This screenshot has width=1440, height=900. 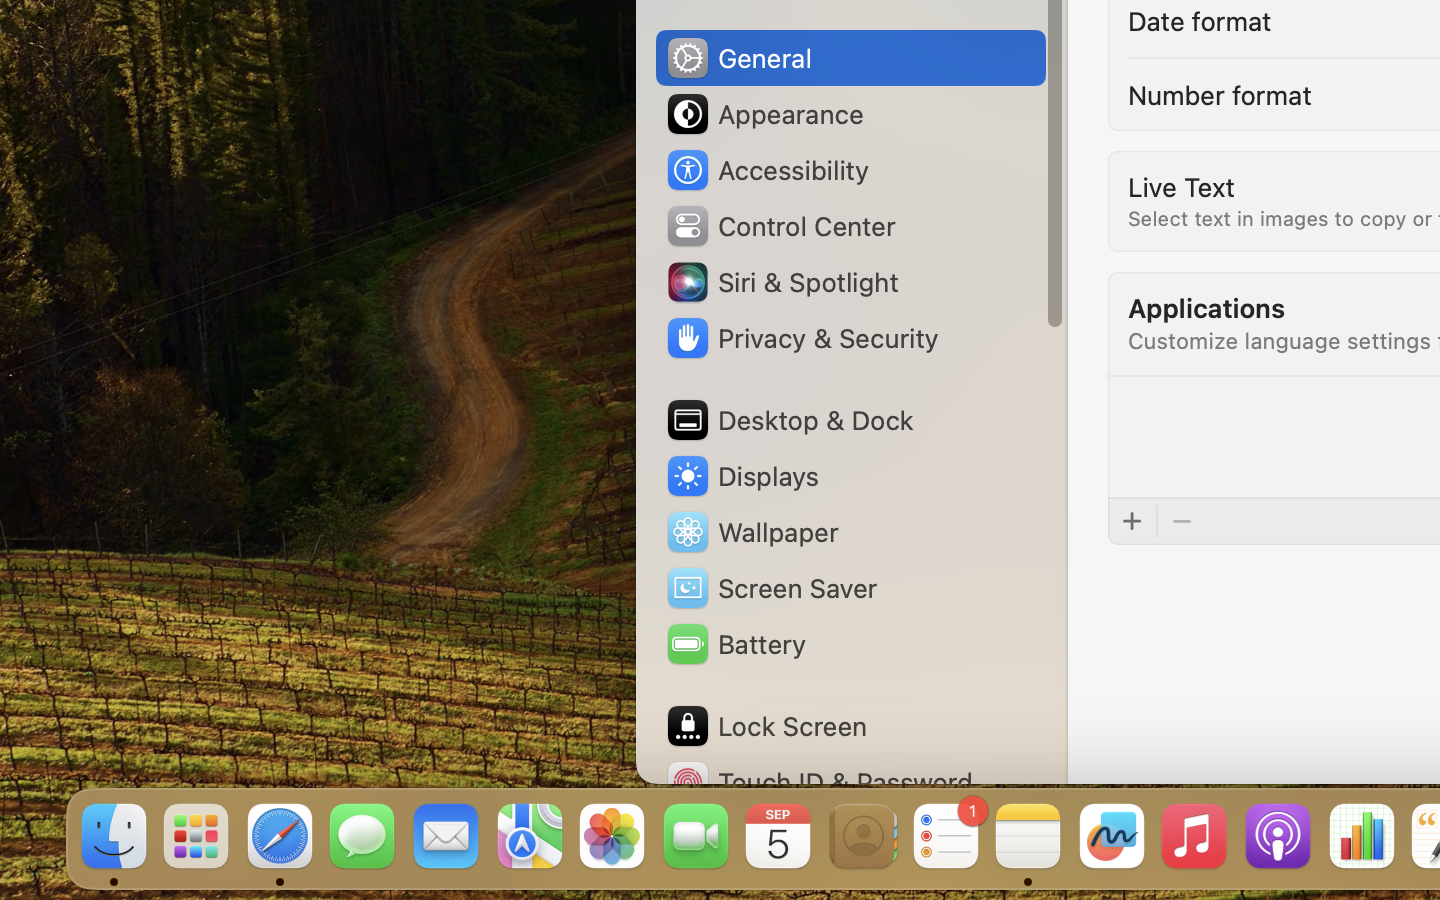 What do you see at coordinates (764, 725) in the screenshot?
I see `'Lock Screen'` at bounding box center [764, 725].